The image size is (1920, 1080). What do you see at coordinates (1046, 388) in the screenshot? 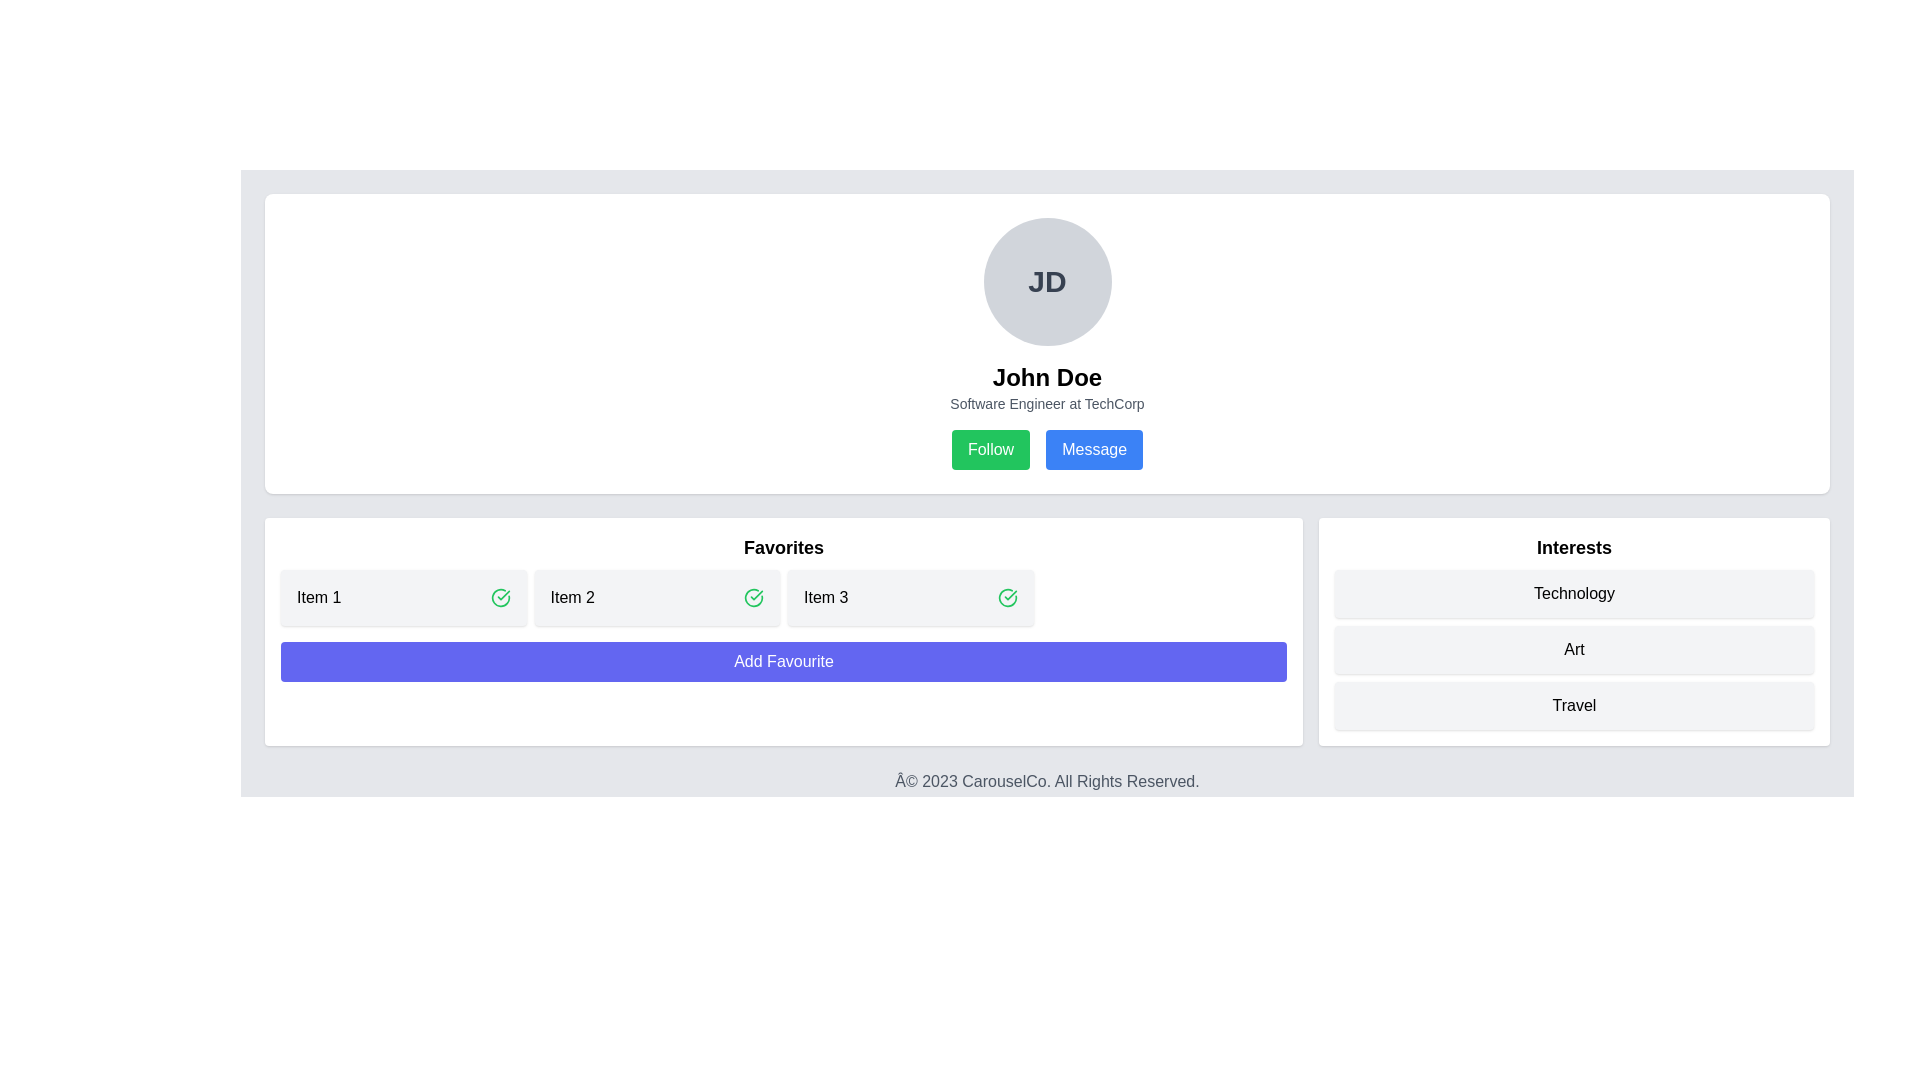
I see `the text block containing the name 'John Doe' and the description 'Software Engineer at TechCorp', which is positioned below the avatar labeled 'JD'` at bounding box center [1046, 388].